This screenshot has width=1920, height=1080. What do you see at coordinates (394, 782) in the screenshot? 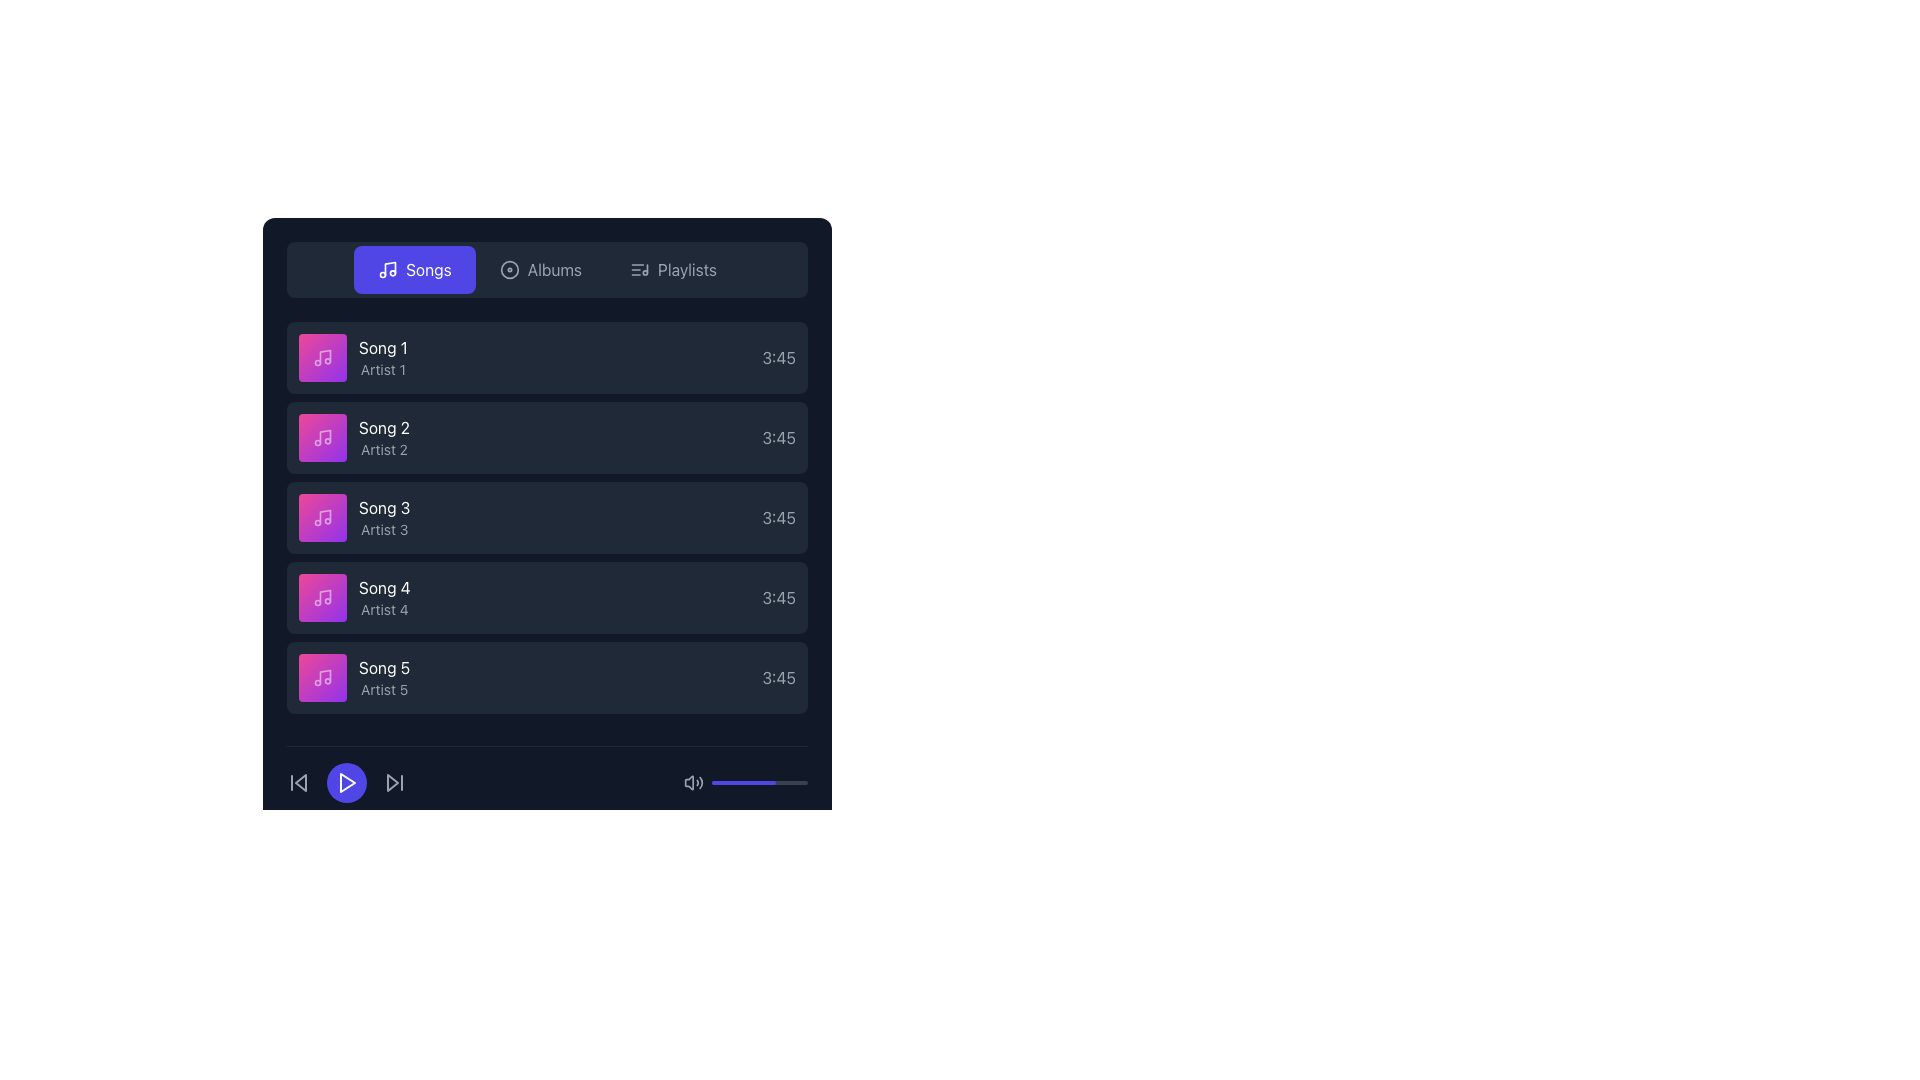
I see `the 'Skip Forward' button, which is the third interactive element in the playback controls positioned immediately to the right of the play button` at bounding box center [394, 782].